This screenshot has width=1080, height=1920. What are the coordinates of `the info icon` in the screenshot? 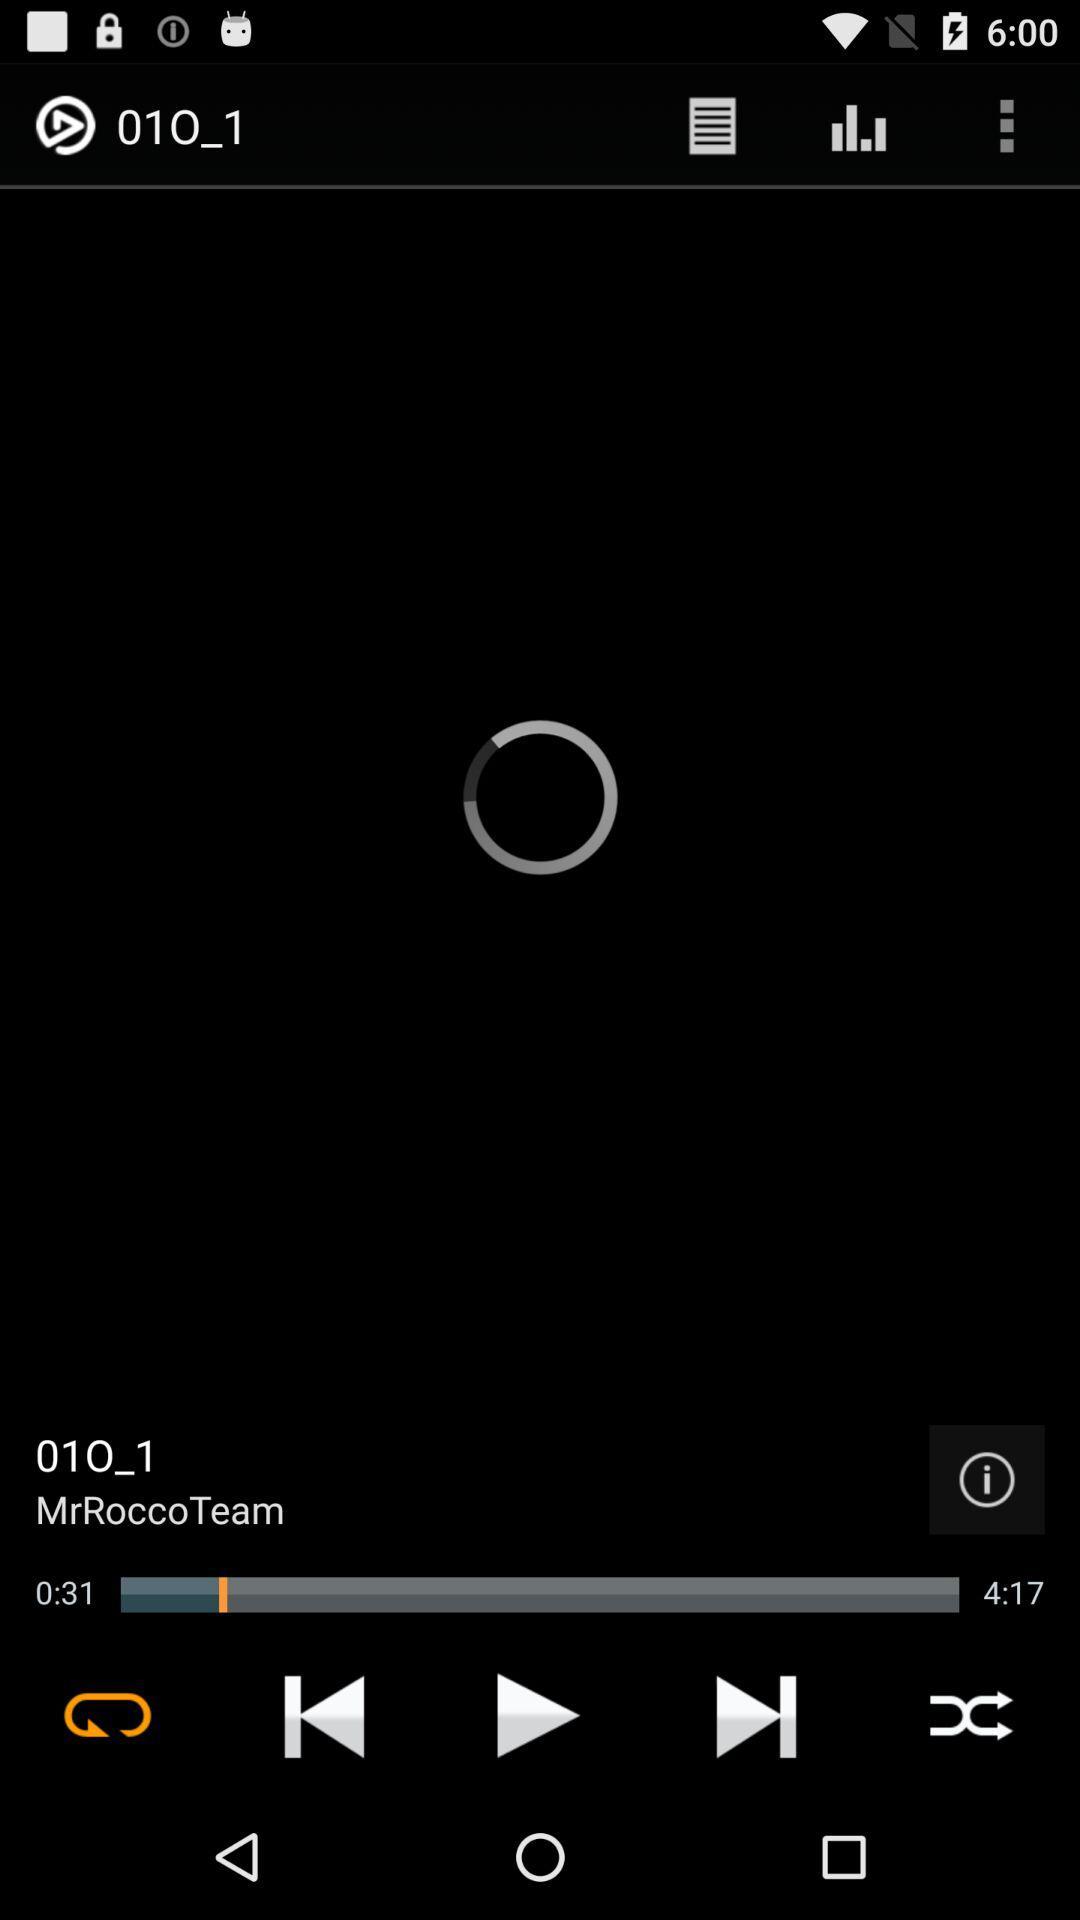 It's located at (986, 1582).